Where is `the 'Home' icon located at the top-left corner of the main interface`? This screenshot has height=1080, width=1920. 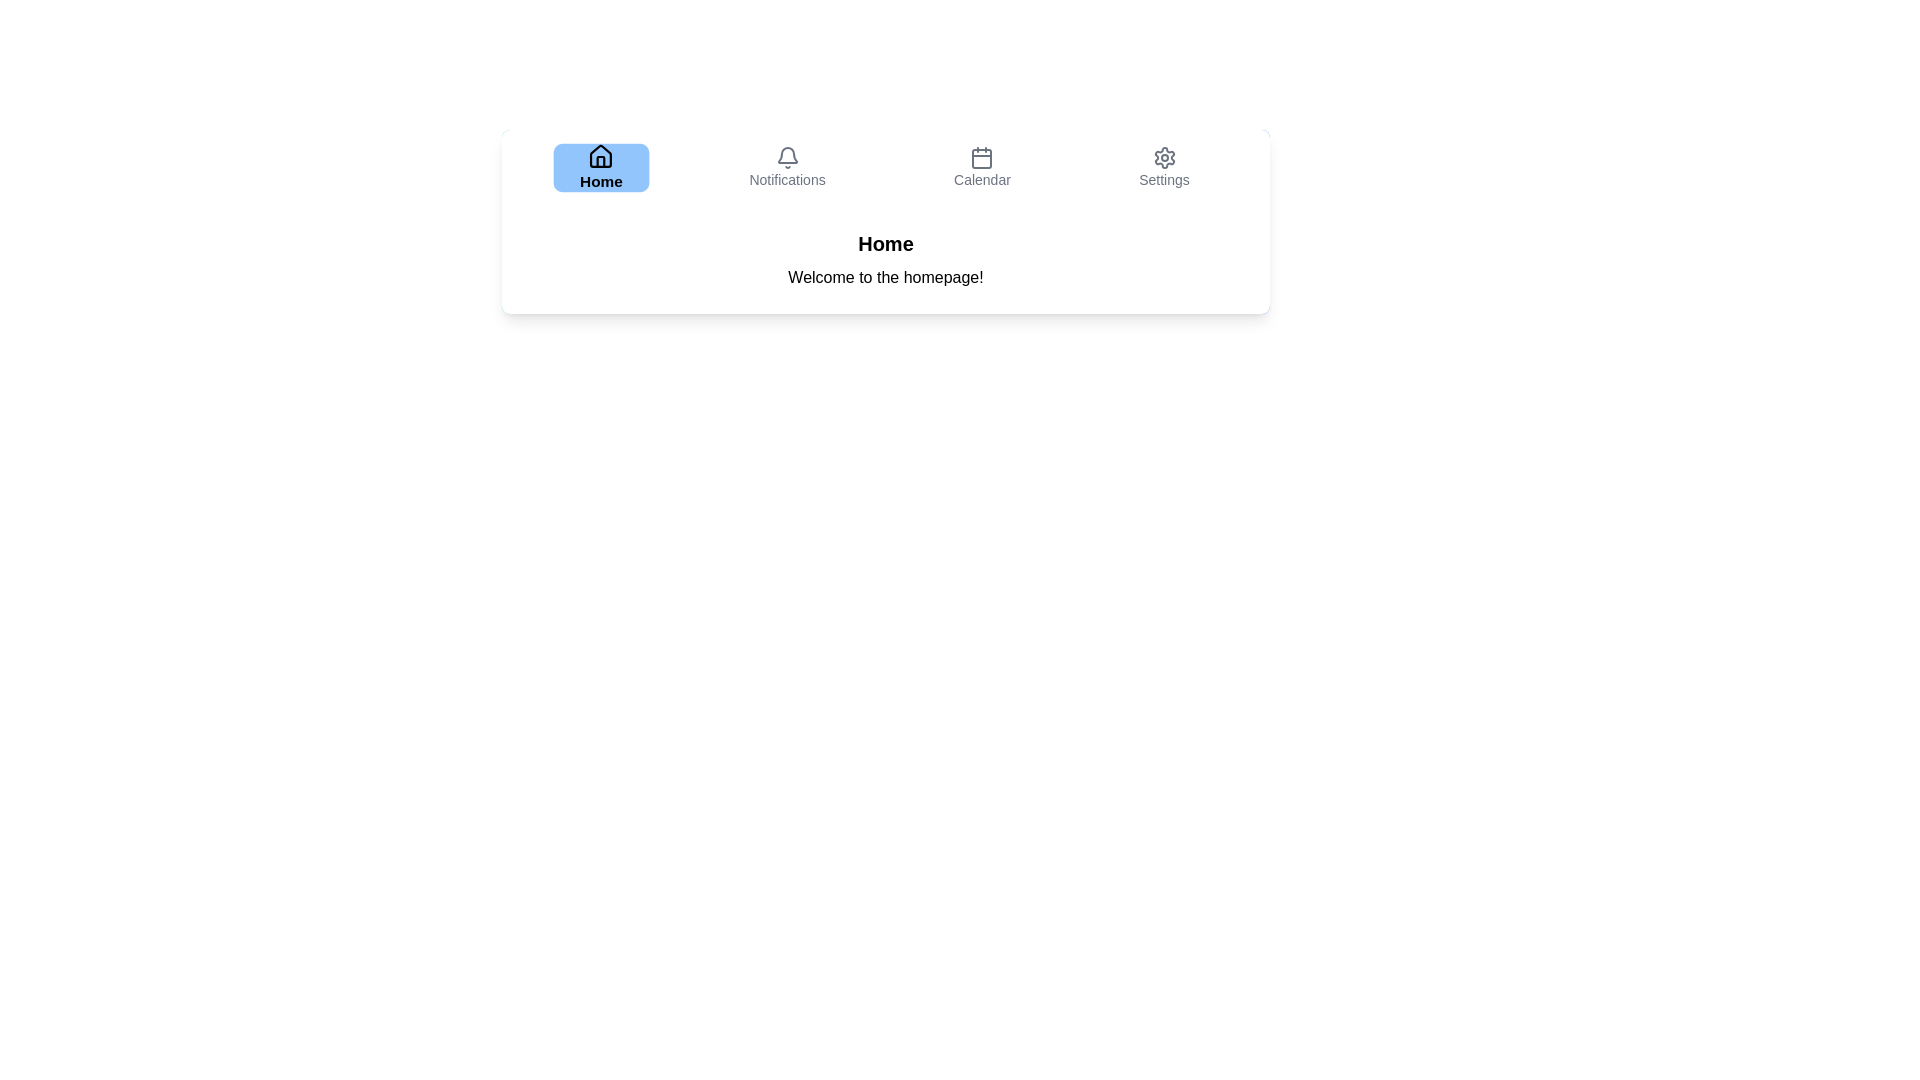
the 'Home' icon located at the top-left corner of the main interface is located at coordinates (600, 155).